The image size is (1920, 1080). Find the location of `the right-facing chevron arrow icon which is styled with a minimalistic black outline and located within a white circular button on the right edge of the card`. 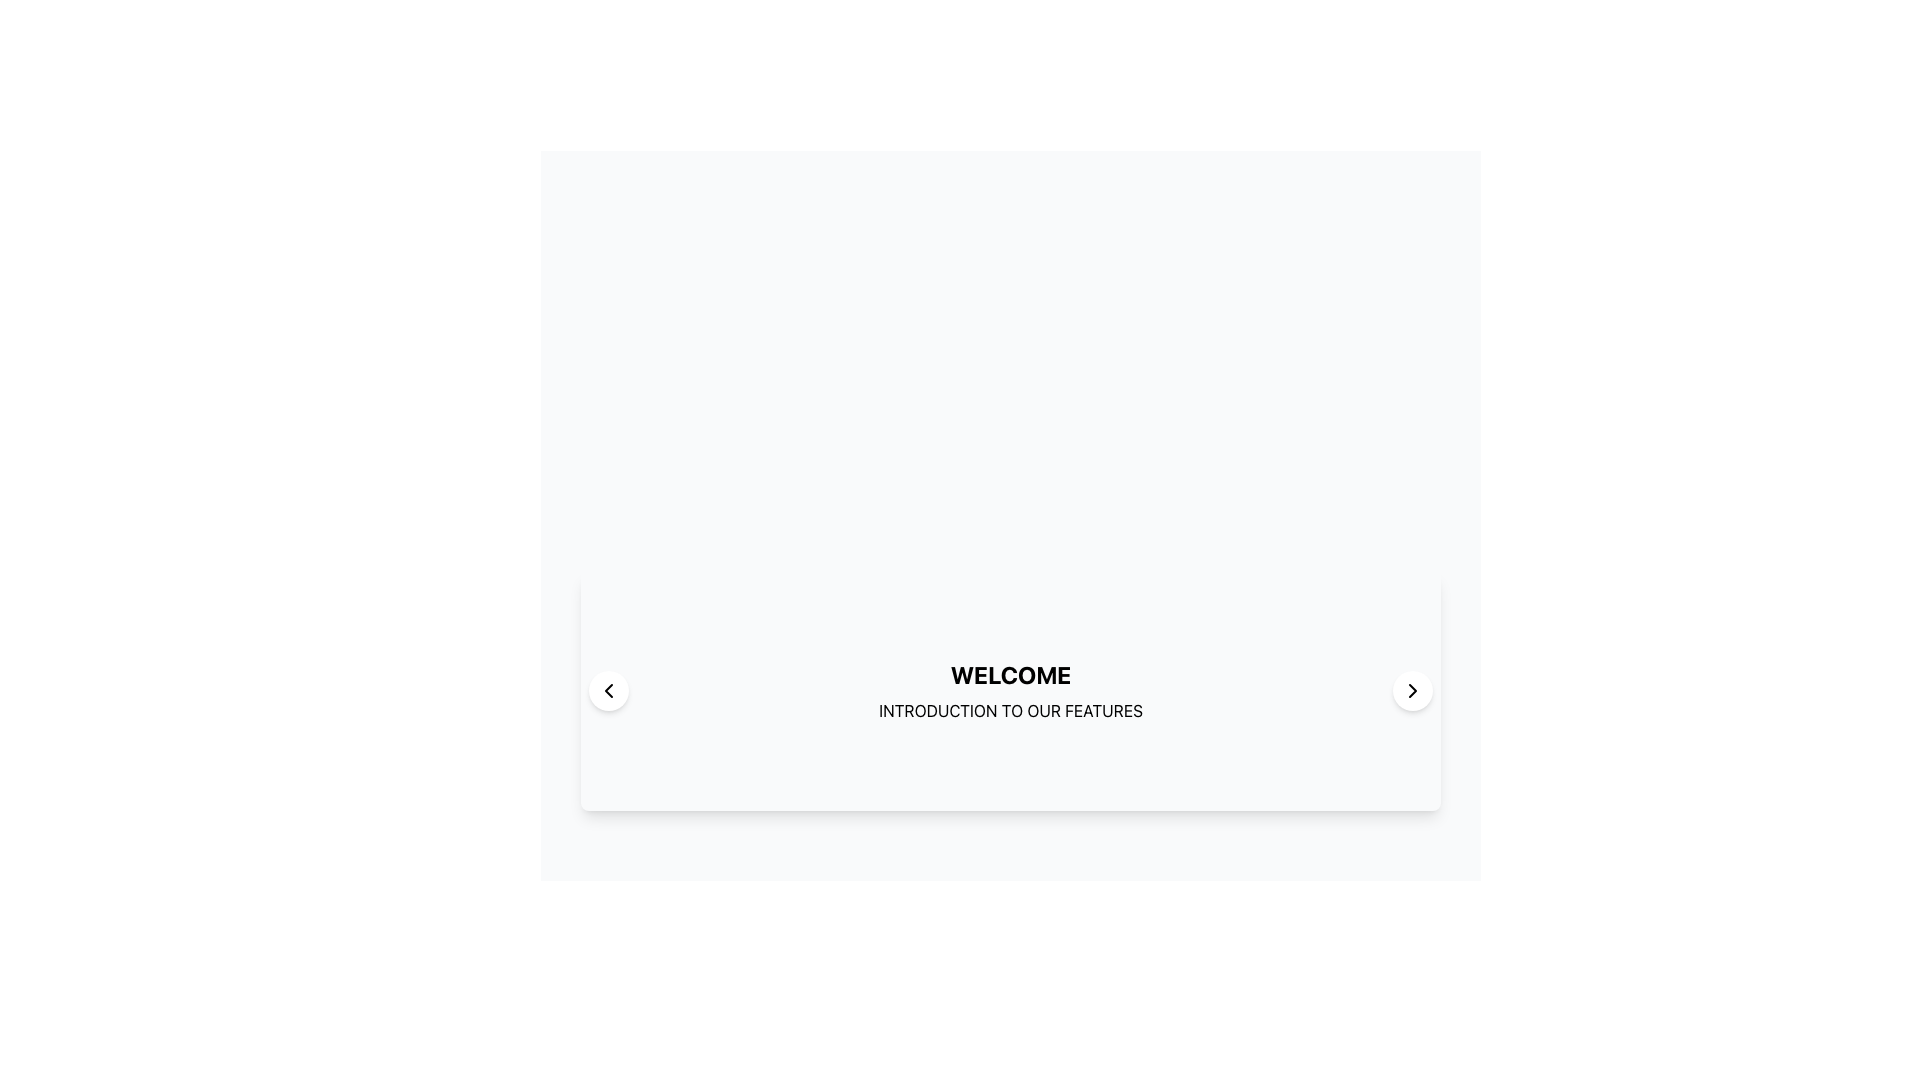

the right-facing chevron arrow icon which is styled with a minimalistic black outline and located within a white circular button on the right edge of the card is located at coordinates (1411, 689).